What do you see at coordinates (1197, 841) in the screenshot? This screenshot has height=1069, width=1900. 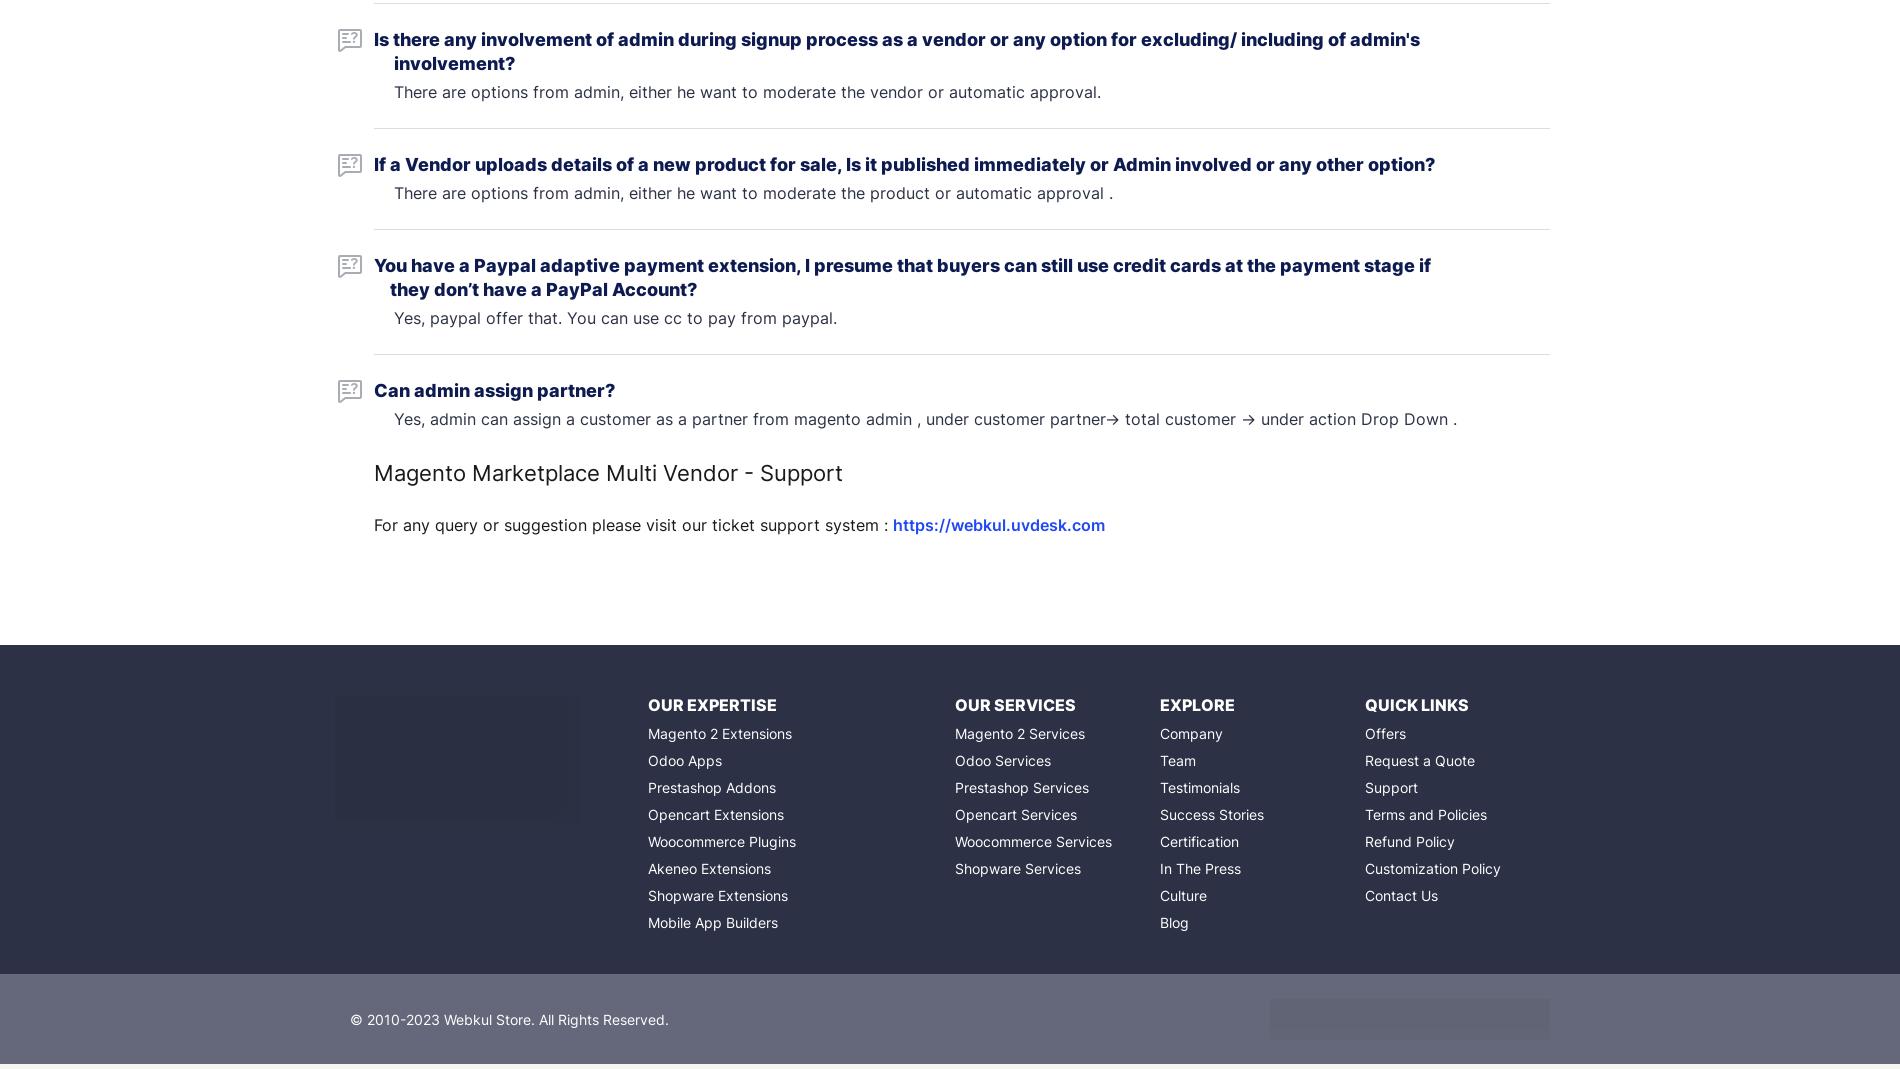 I see `'Certification'` at bounding box center [1197, 841].